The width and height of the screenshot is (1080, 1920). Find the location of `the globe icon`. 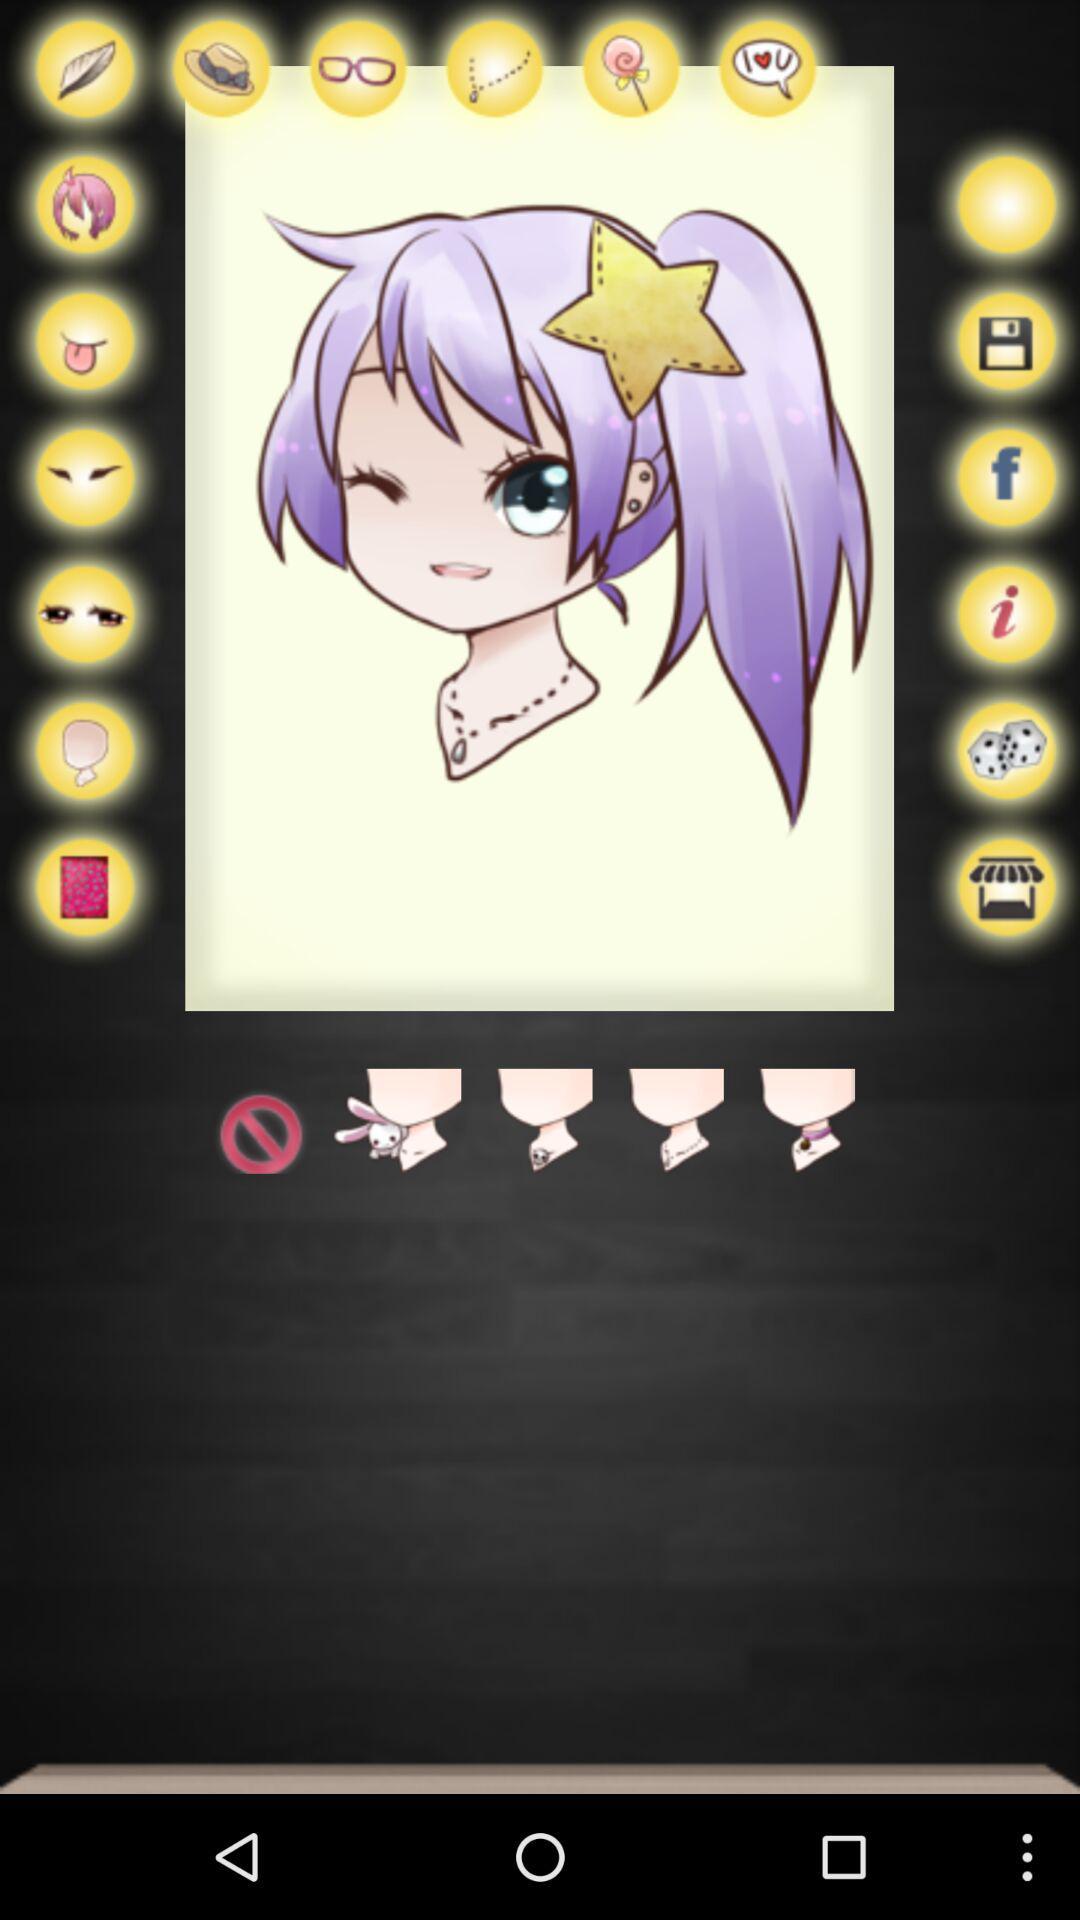

the globe icon is located at coordinates (83, 219).